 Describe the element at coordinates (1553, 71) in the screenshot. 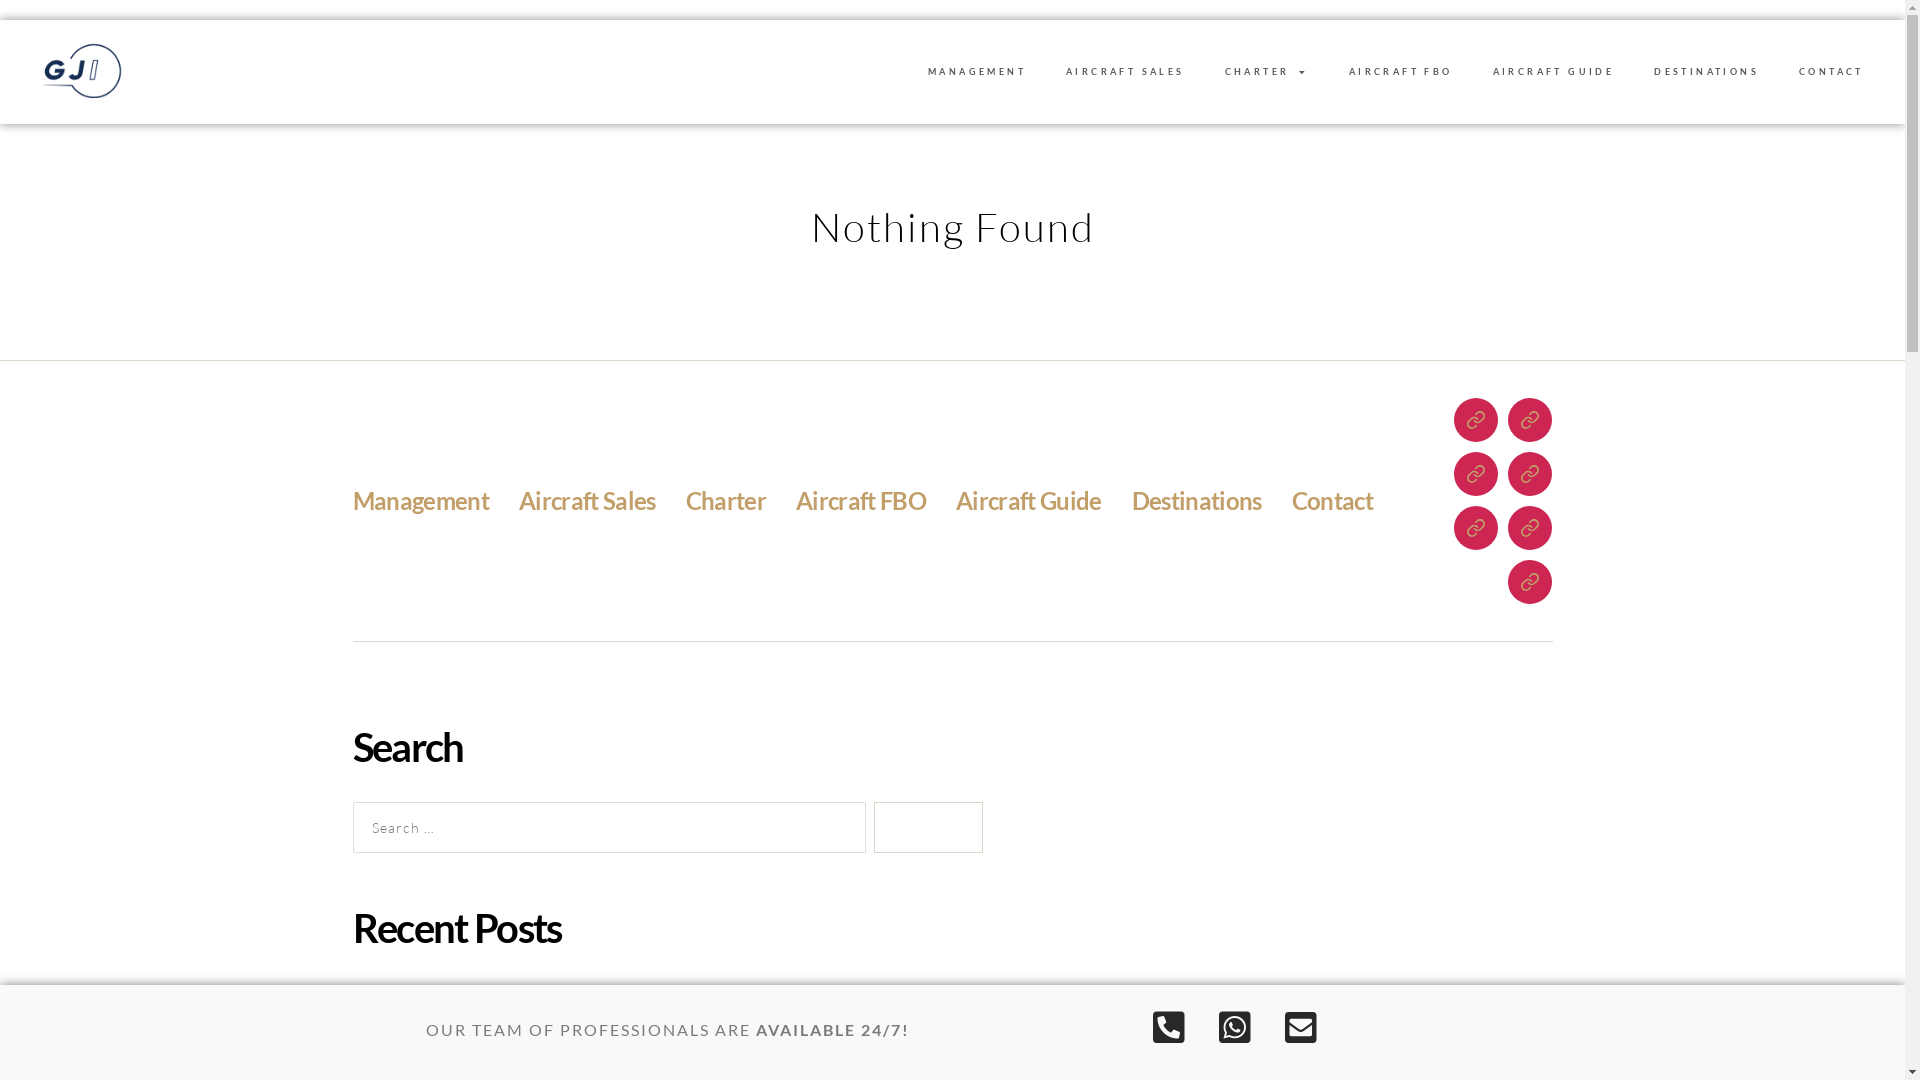

I see `'AIRCRAFT GUIDE'` at that location.